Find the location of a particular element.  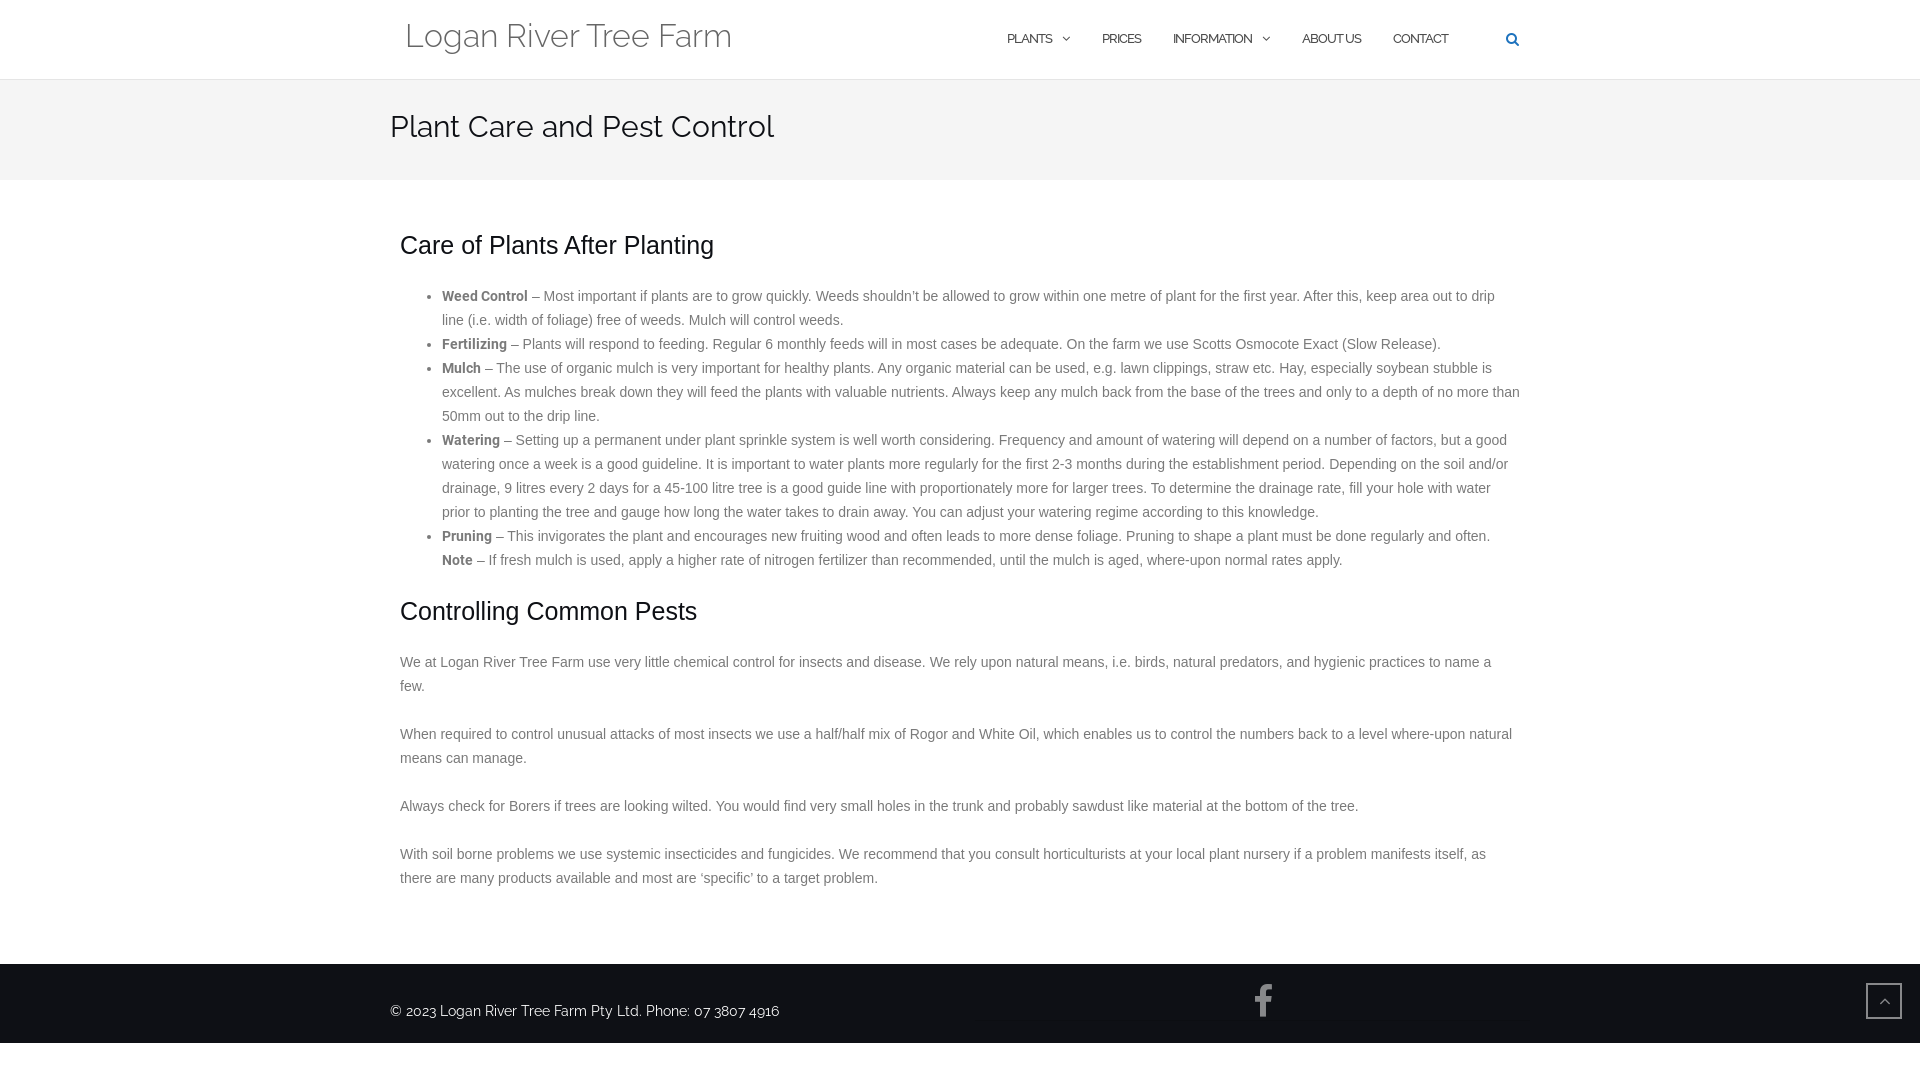

'INFORMATION' is located at coordinates (1211, 39).